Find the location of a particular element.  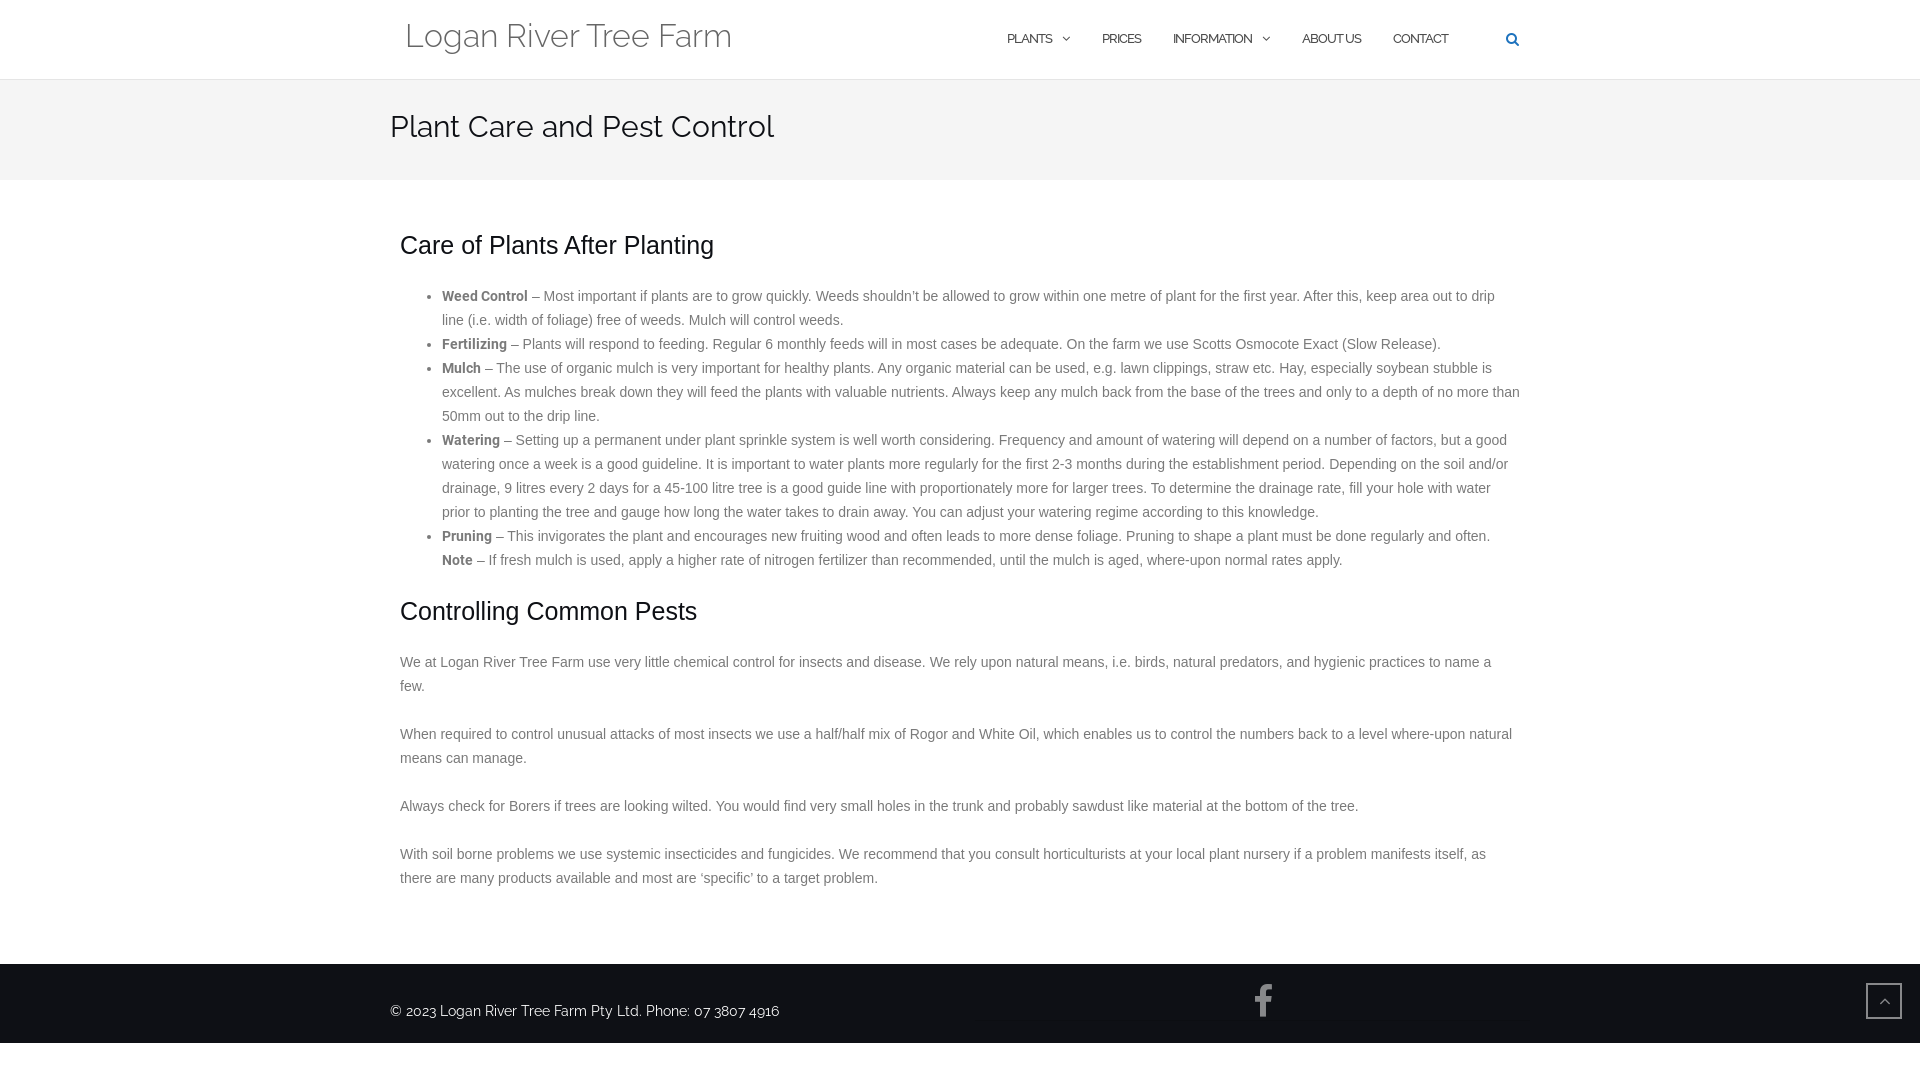

'INFORMATION' is located at coordinates (1211, 39).